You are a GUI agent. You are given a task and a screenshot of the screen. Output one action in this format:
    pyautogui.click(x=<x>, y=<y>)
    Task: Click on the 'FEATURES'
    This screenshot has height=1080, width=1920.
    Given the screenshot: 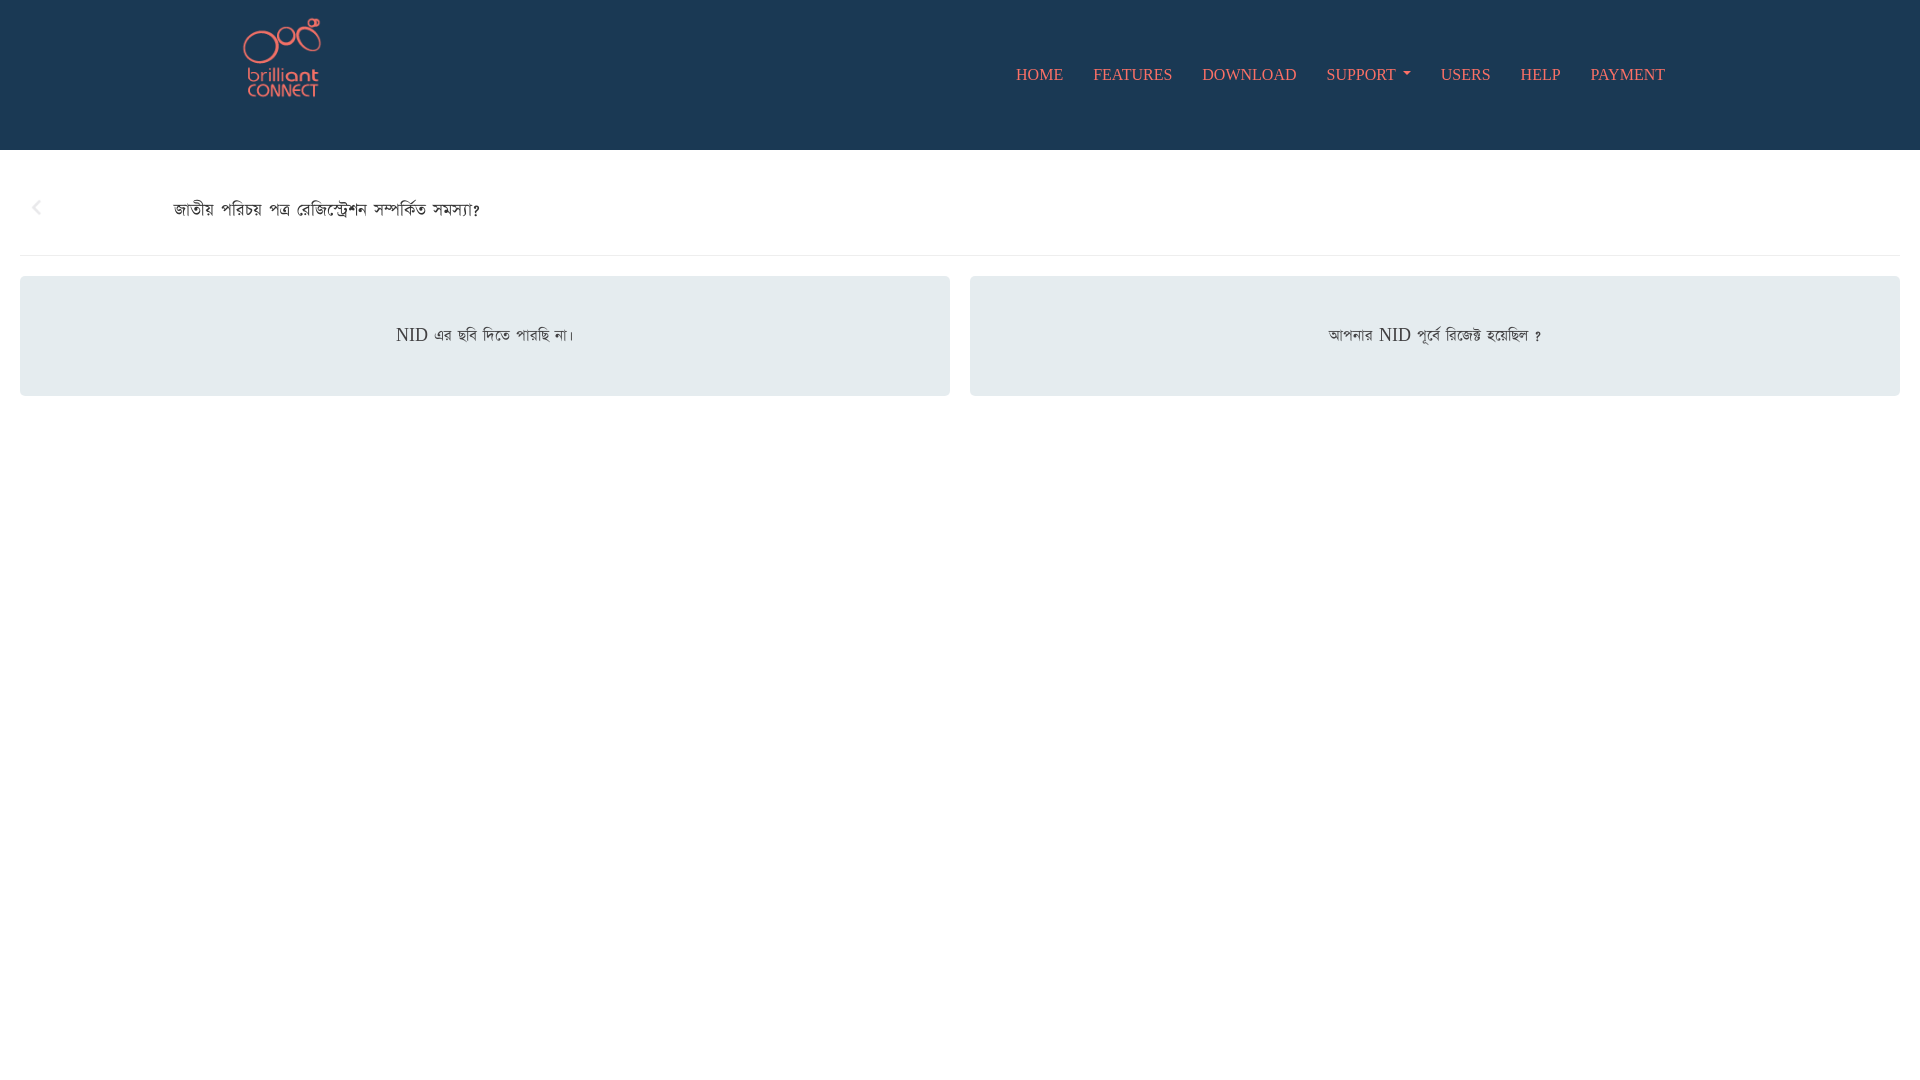 What is the action you would take?
    pyautogui.click(x=1132, y=73)
    